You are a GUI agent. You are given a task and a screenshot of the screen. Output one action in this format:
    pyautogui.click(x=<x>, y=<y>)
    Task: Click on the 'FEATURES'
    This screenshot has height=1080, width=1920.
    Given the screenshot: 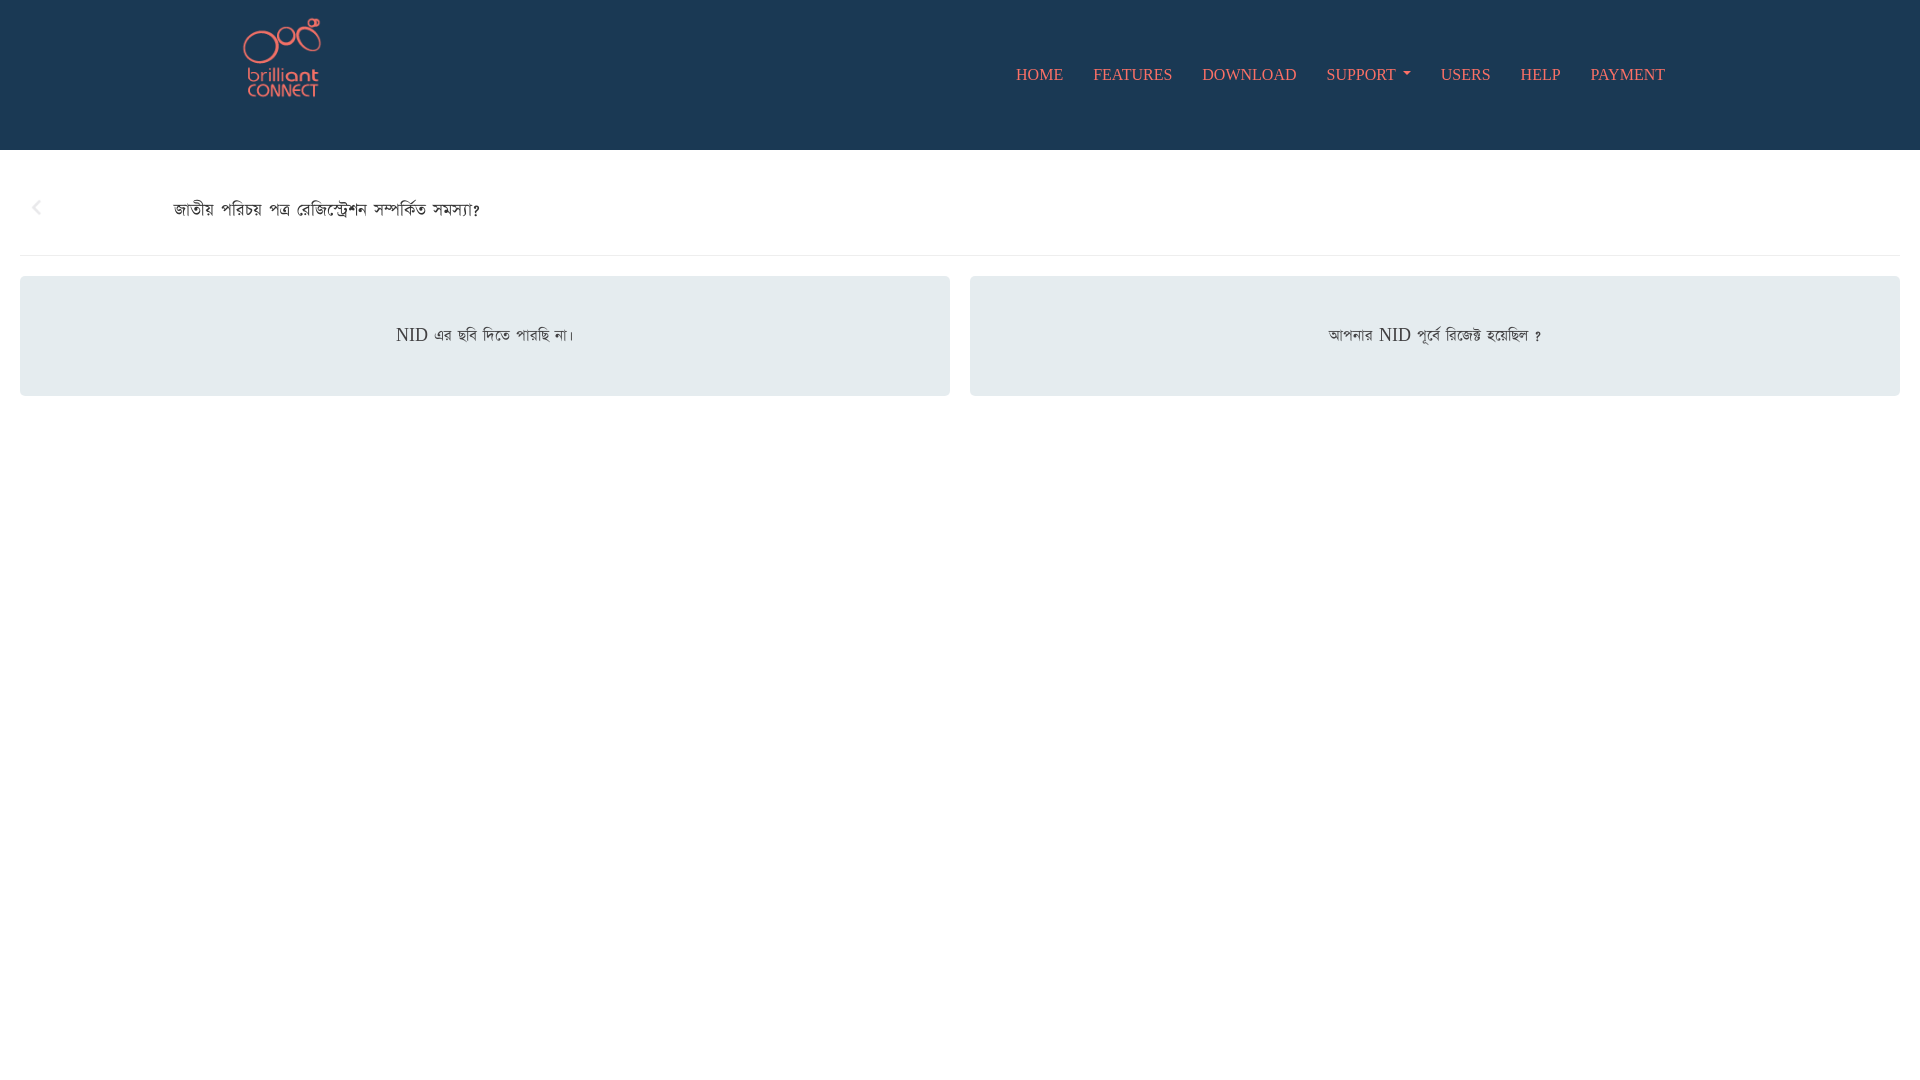 What is the action you would take?
    pyautogui.click(x=1132, y=73)
    